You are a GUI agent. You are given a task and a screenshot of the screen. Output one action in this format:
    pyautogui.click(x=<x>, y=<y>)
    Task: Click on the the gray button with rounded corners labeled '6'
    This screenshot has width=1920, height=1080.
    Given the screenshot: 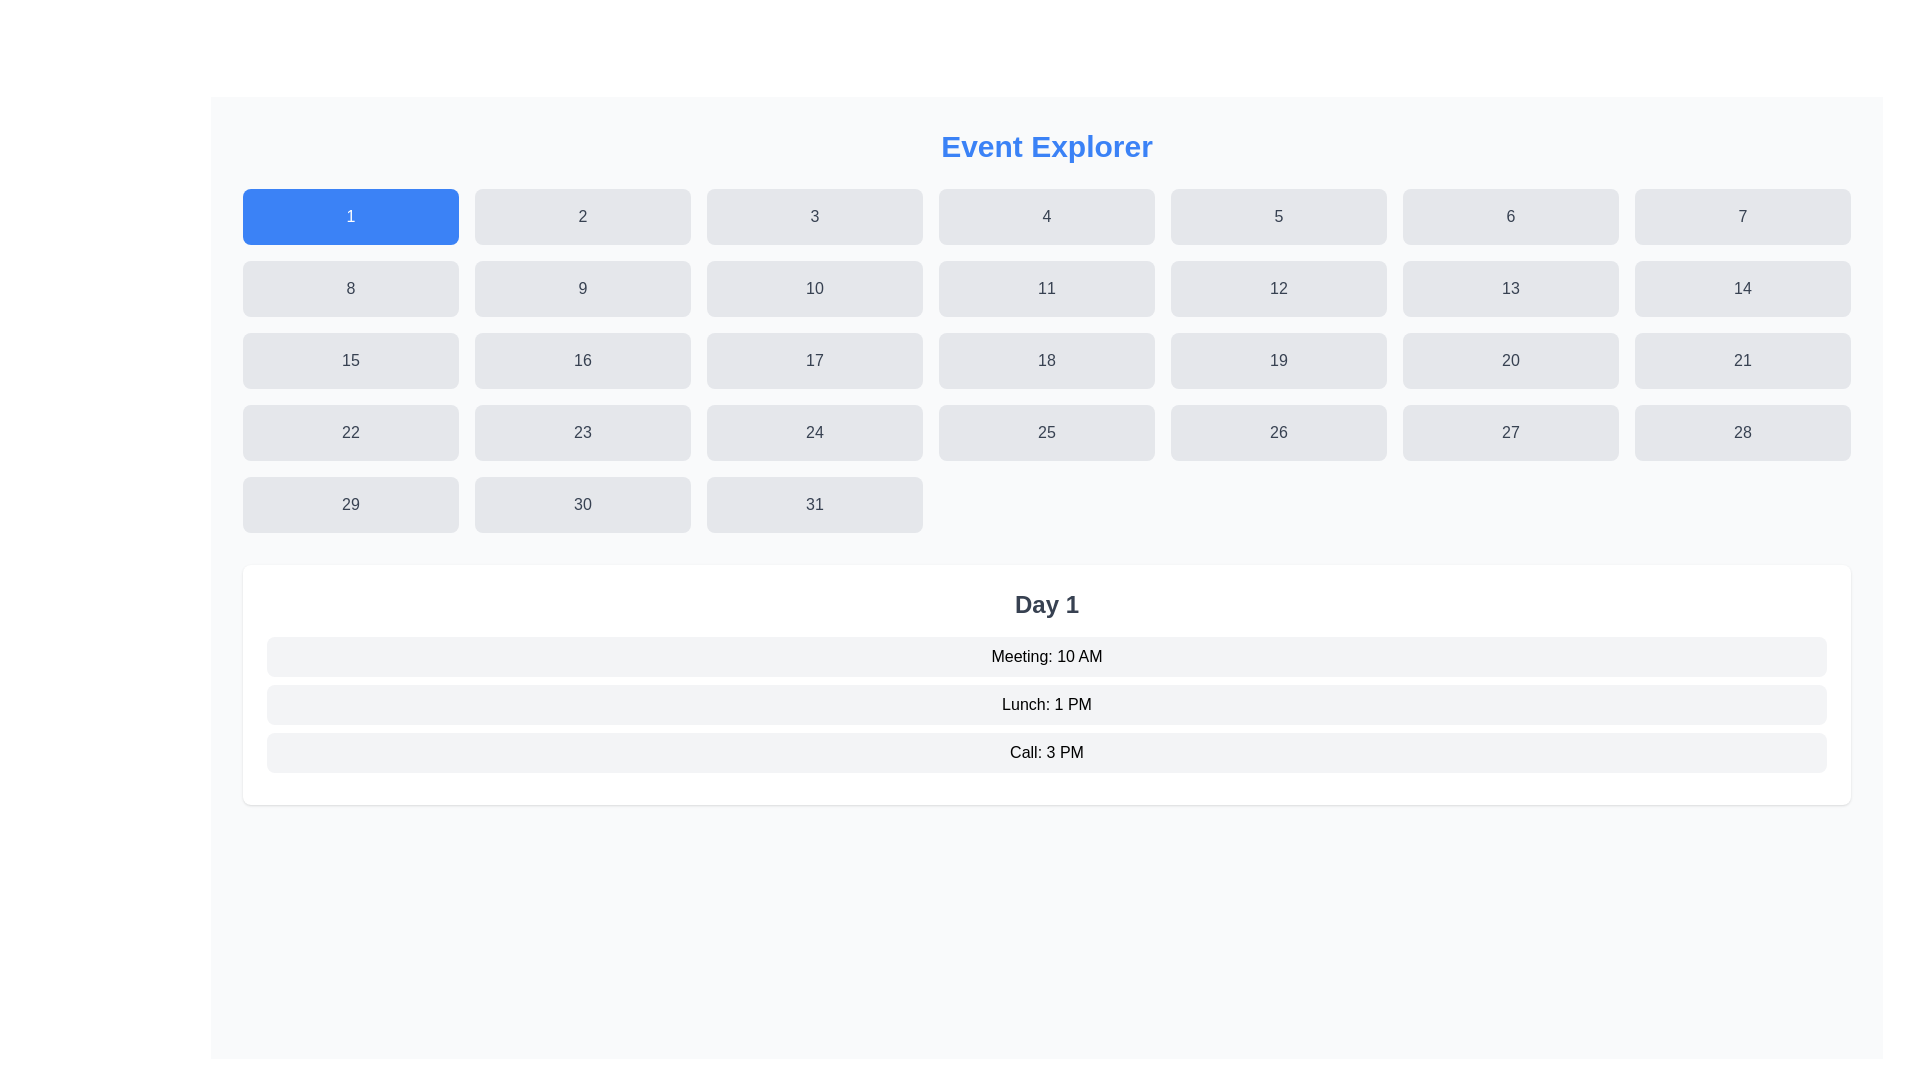 What is the action you would take?
    pyautogui.click(x=1511, y=216)
    